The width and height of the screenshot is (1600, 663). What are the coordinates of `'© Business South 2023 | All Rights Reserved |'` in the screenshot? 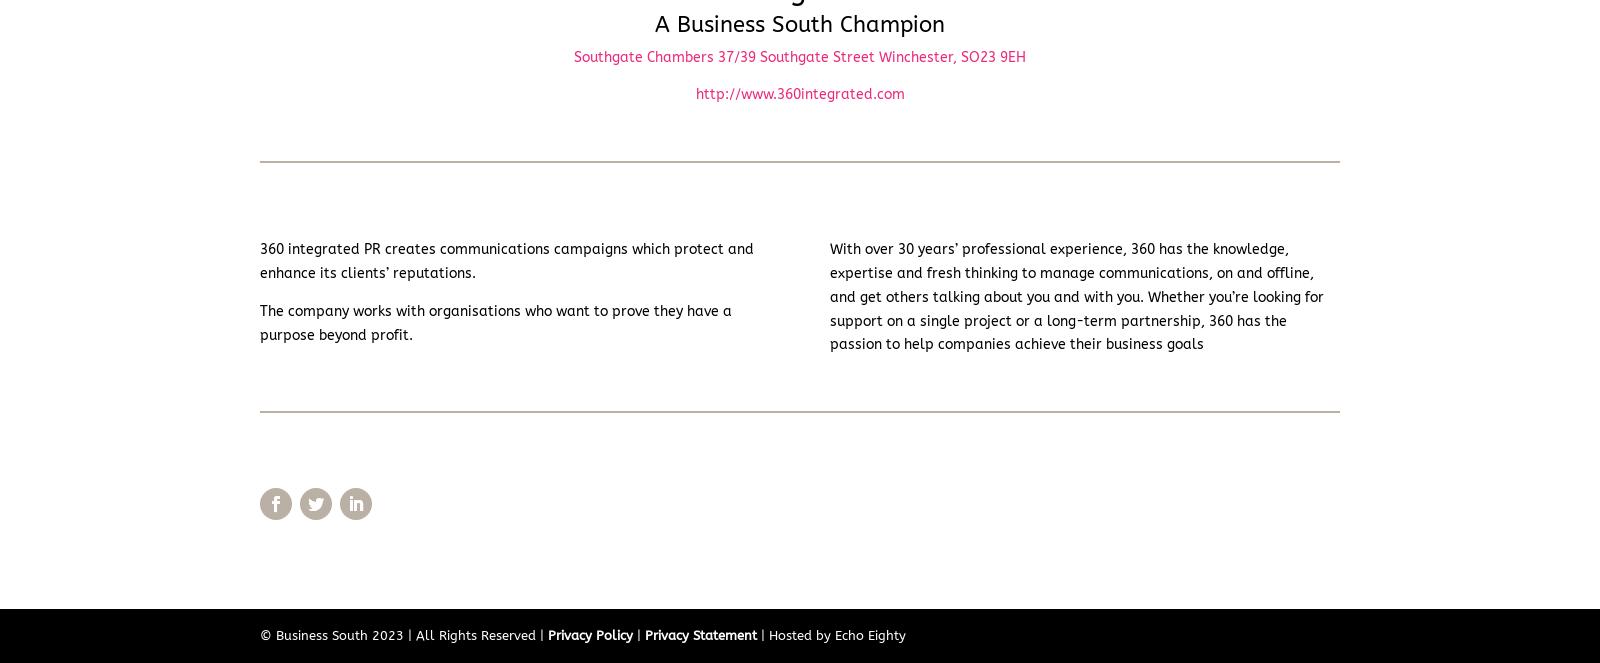 It's located at (403, 634).